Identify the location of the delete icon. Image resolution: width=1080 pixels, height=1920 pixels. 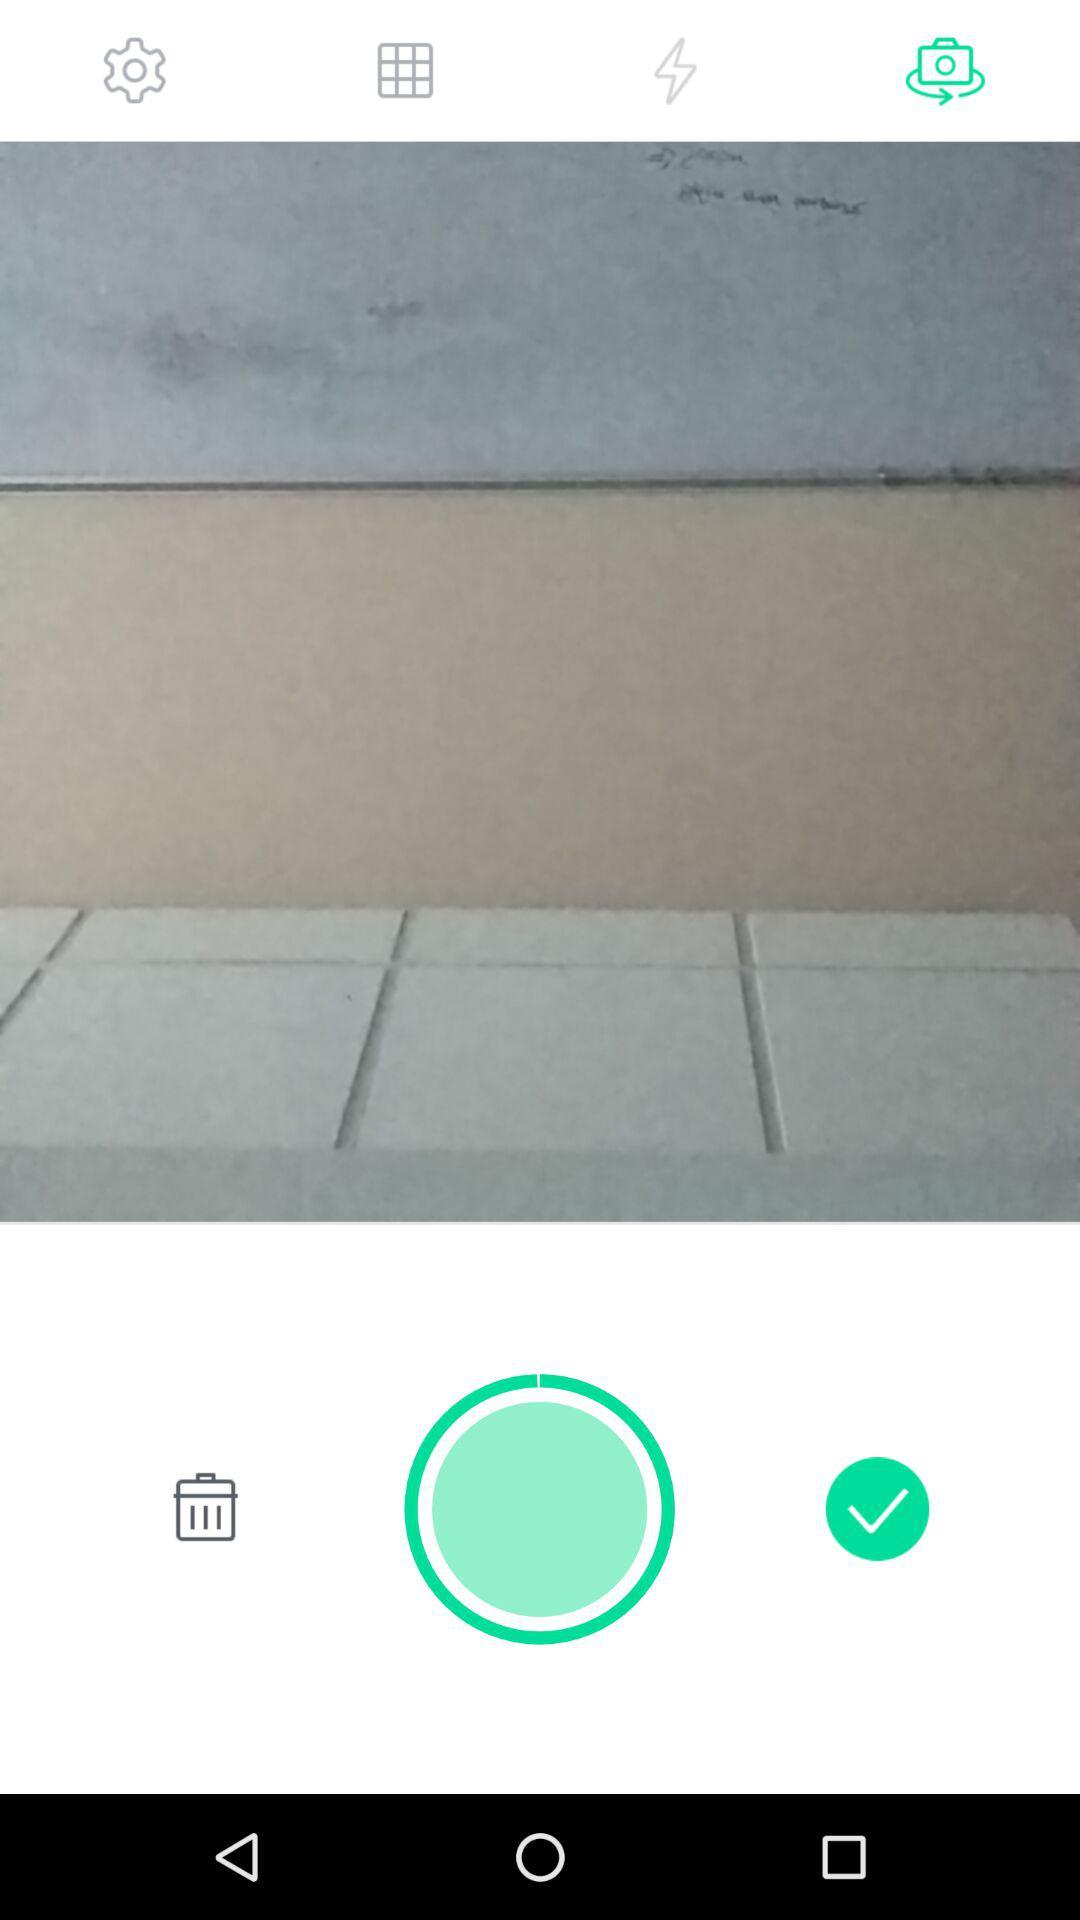
(201, 1614).